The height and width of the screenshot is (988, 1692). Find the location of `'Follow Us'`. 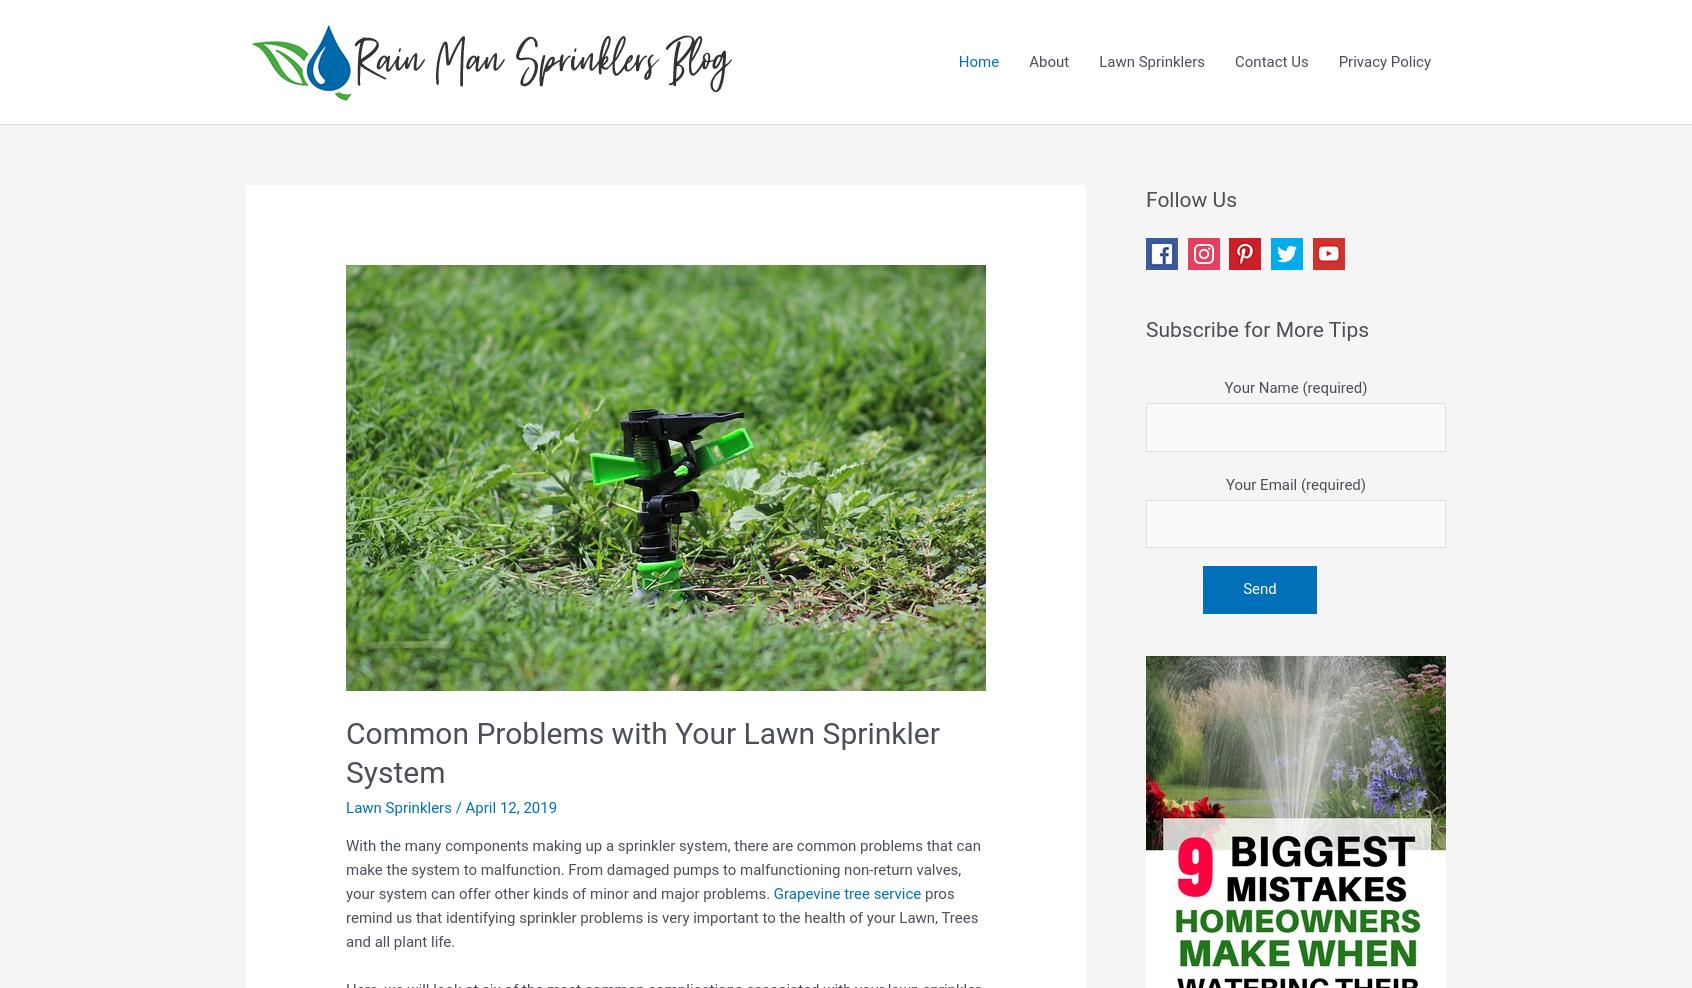

'Follow Us' is located at coordinates (1190, 199).